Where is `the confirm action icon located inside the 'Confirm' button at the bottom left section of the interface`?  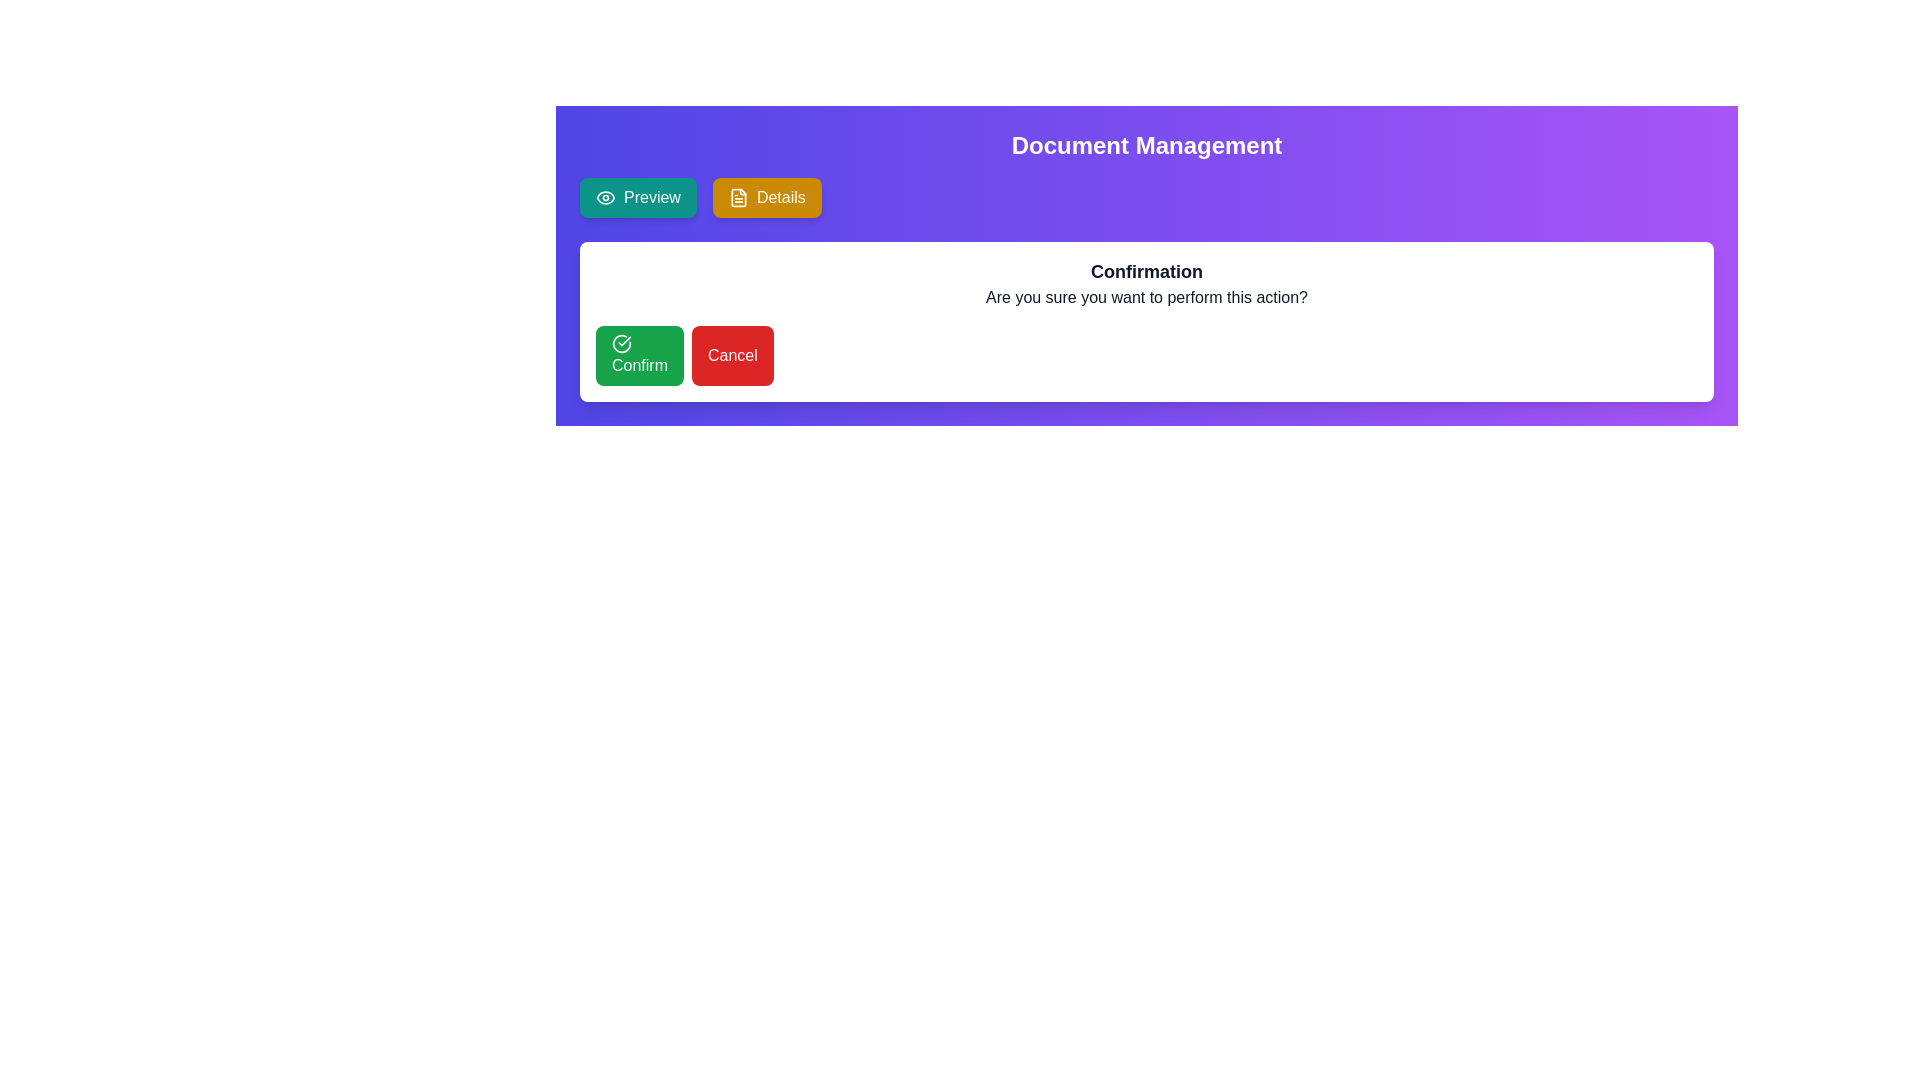 the confirm action icon located inside the 'Confirm' button at the bottom left section of the interface is located at coordinates (621, 342).